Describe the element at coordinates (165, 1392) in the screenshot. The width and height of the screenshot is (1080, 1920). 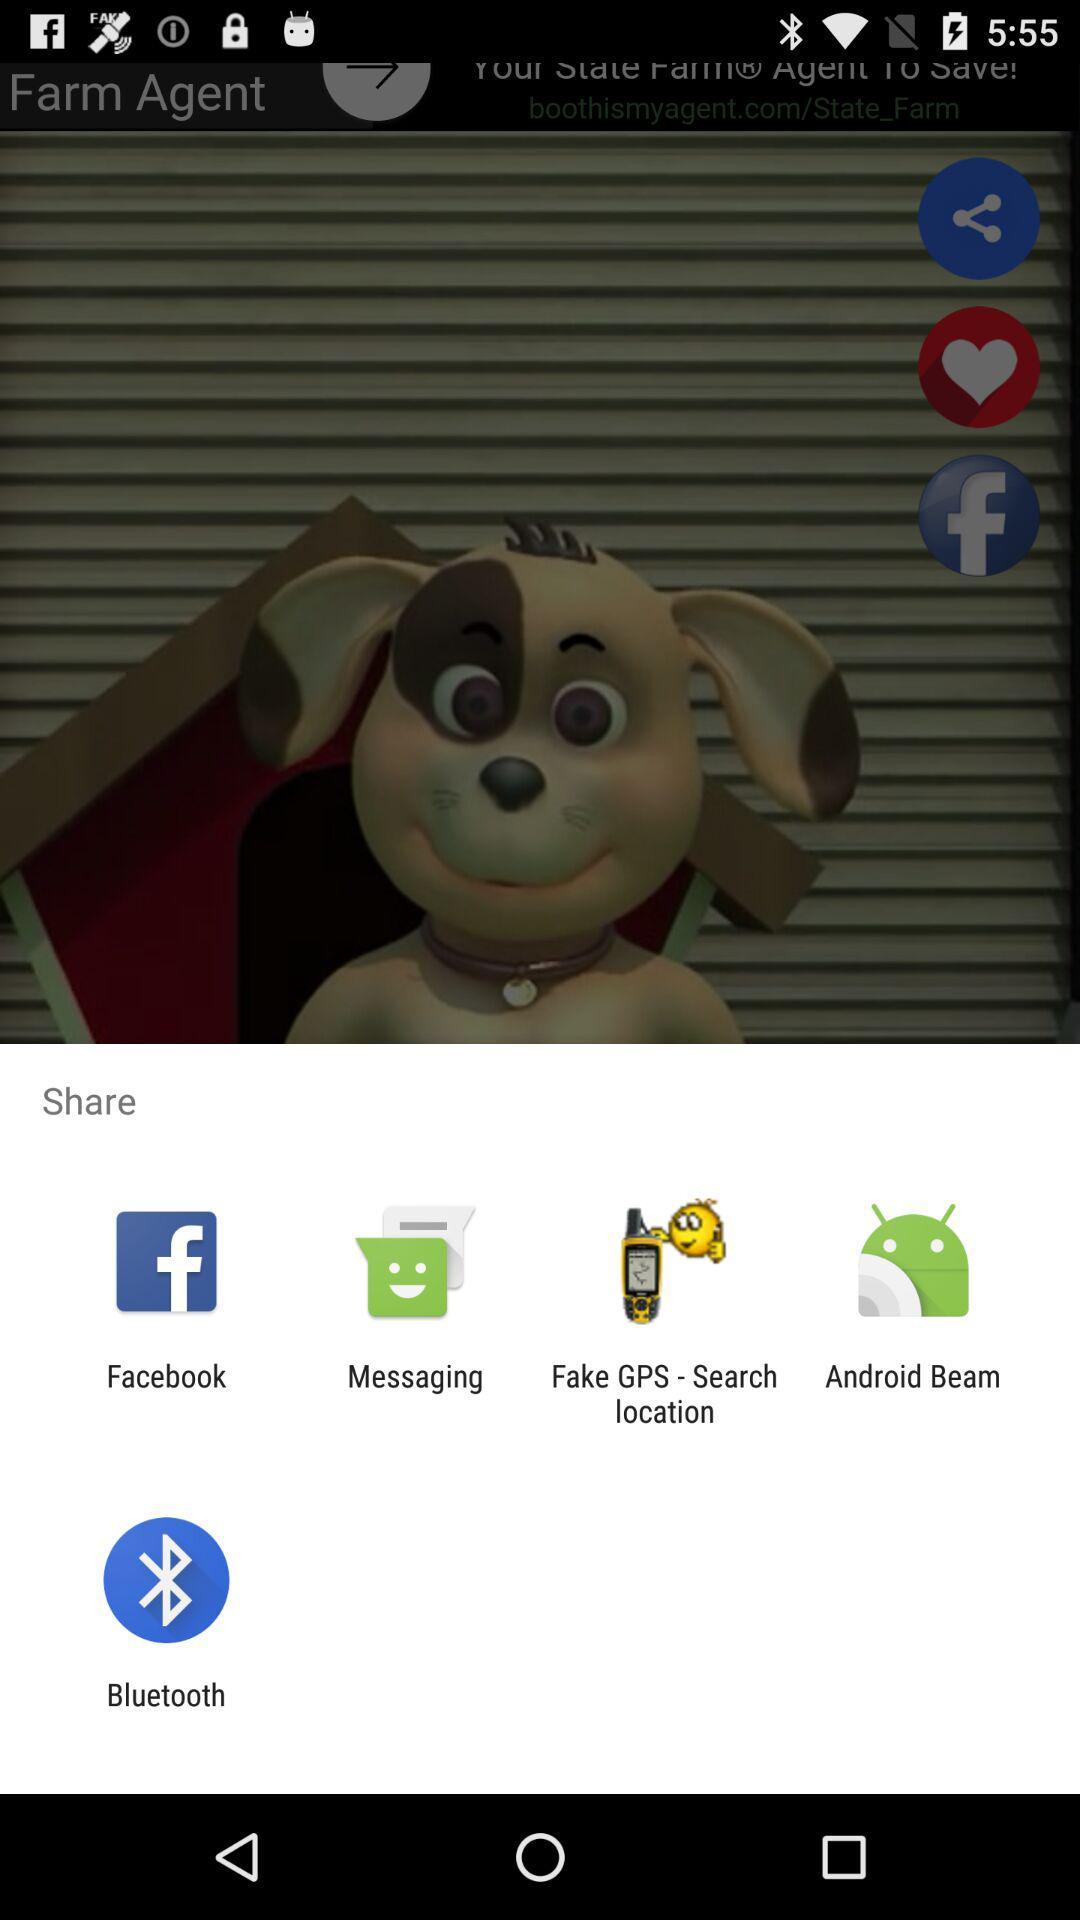
I see `app to the left of the messaging item` at that location.